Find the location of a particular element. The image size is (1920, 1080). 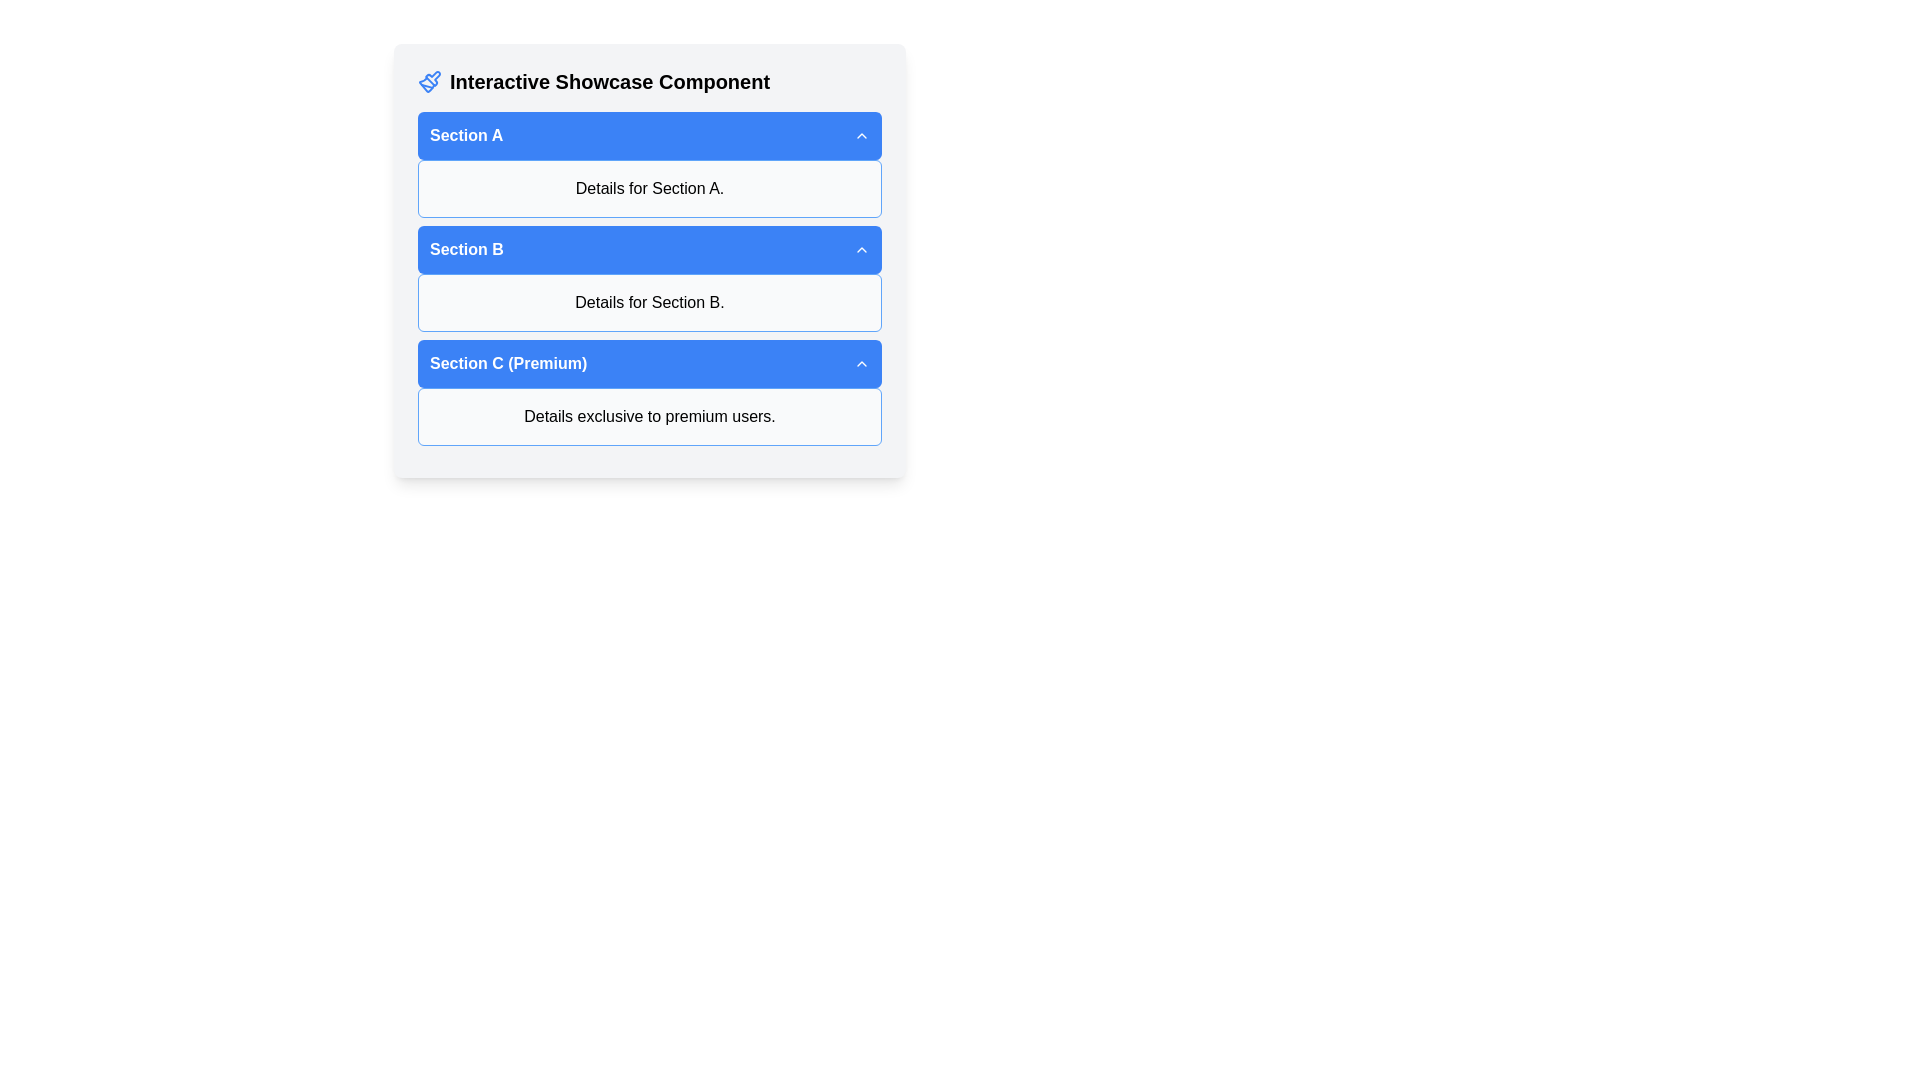

details text in the descriptive panel located below the 'Section A' header in the 'Interactive Showcase Component' is located at coordinates (649, 189).